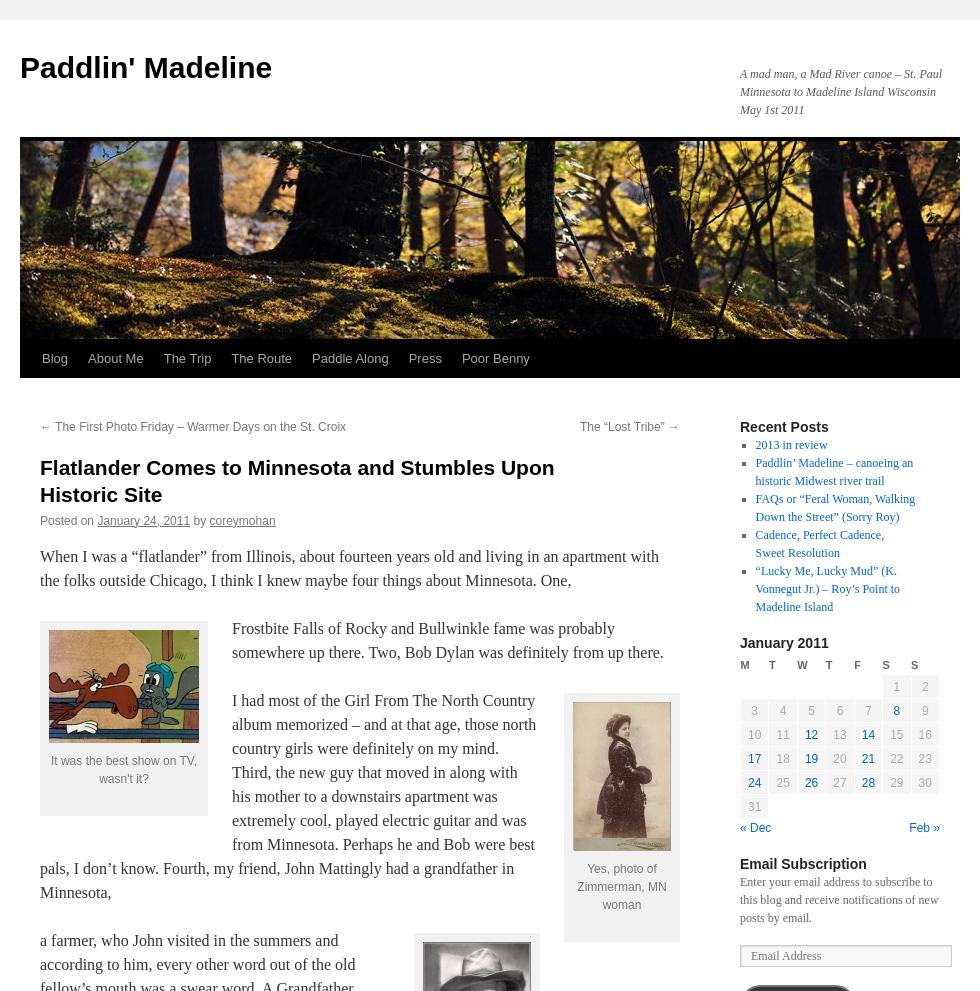 The height and width of the screenshot is (991, 980). What do you see at coordinates (67, 519) in the screenshot?
I see `'Posted on'` at bounding box center [67, 519].